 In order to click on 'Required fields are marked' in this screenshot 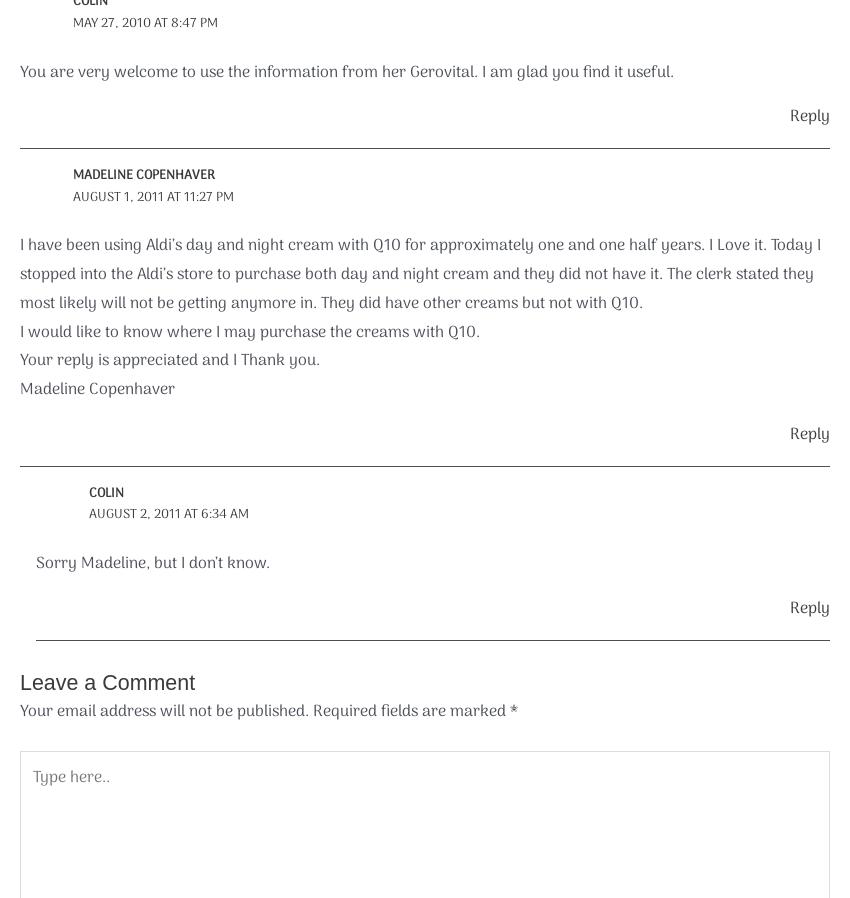, I will do `click(411, 711)`.